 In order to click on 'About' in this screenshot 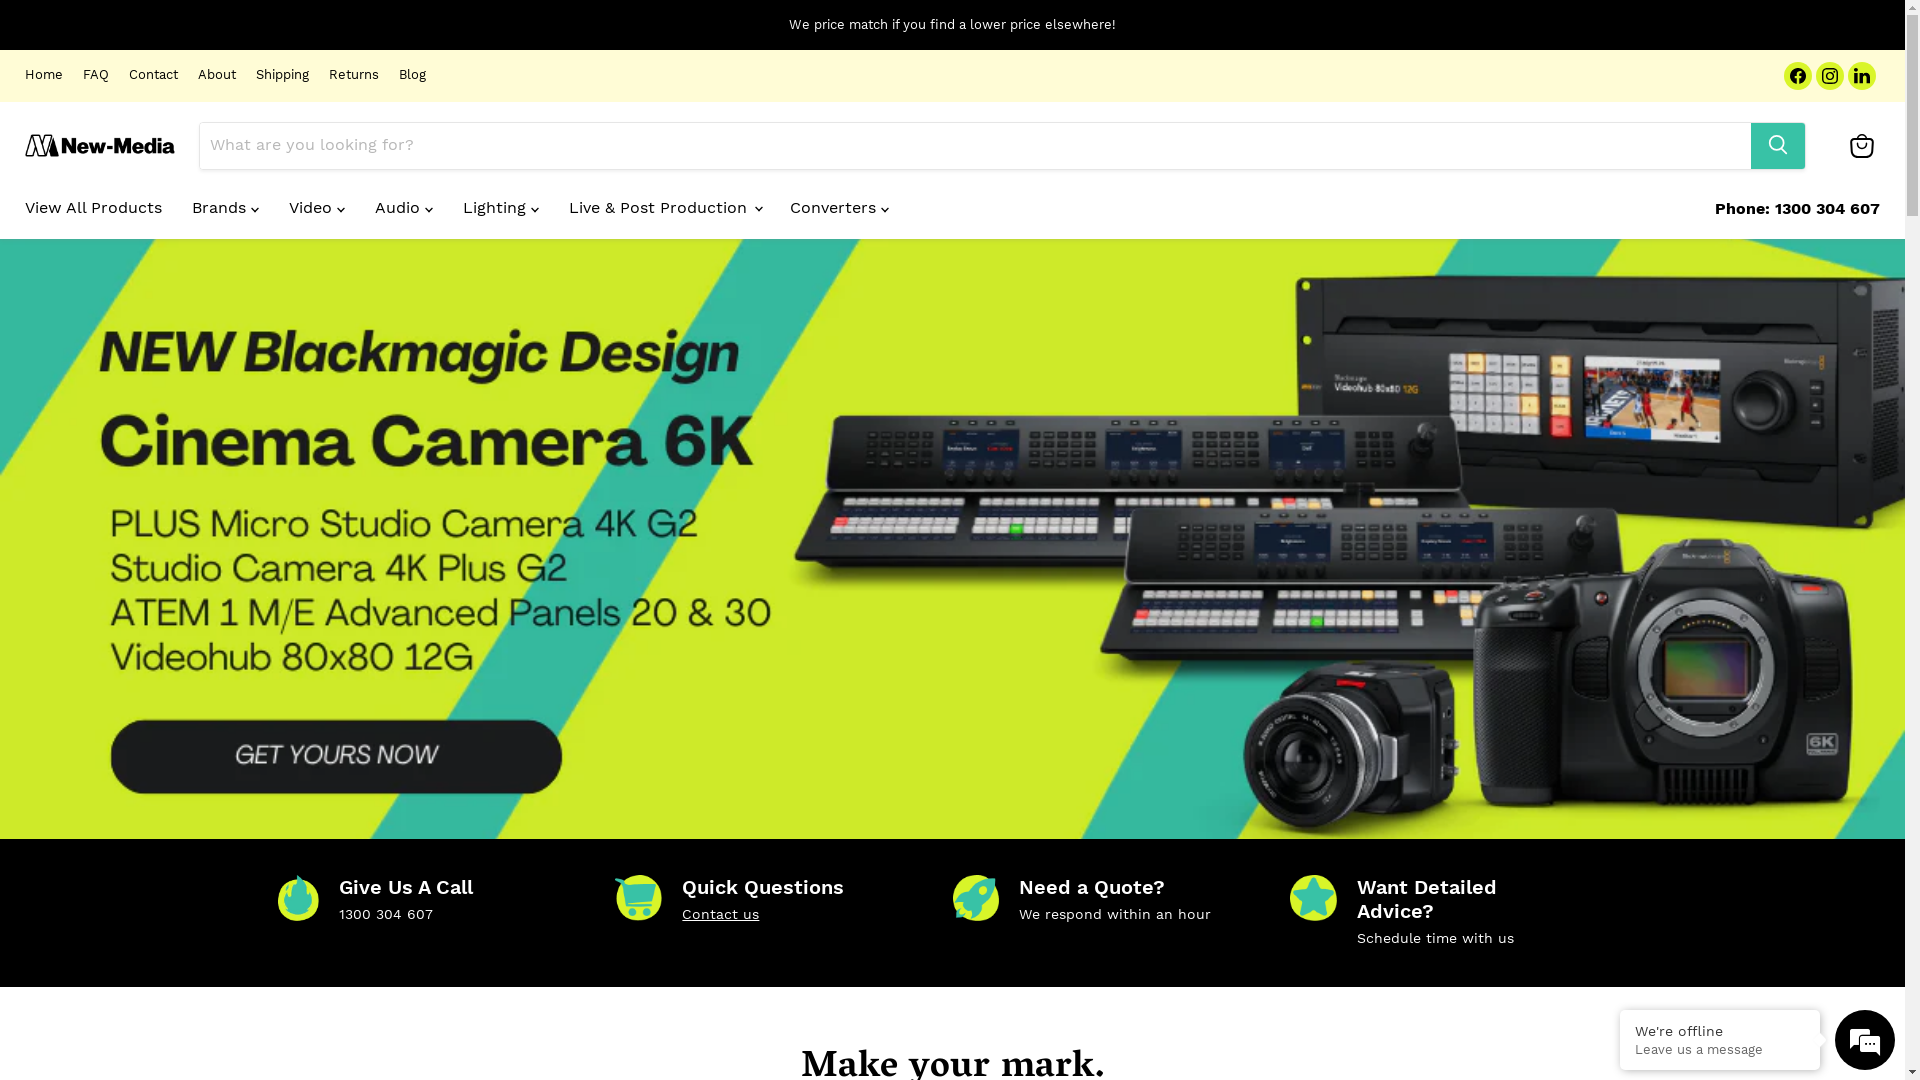, I will do `click(197, 74)`.